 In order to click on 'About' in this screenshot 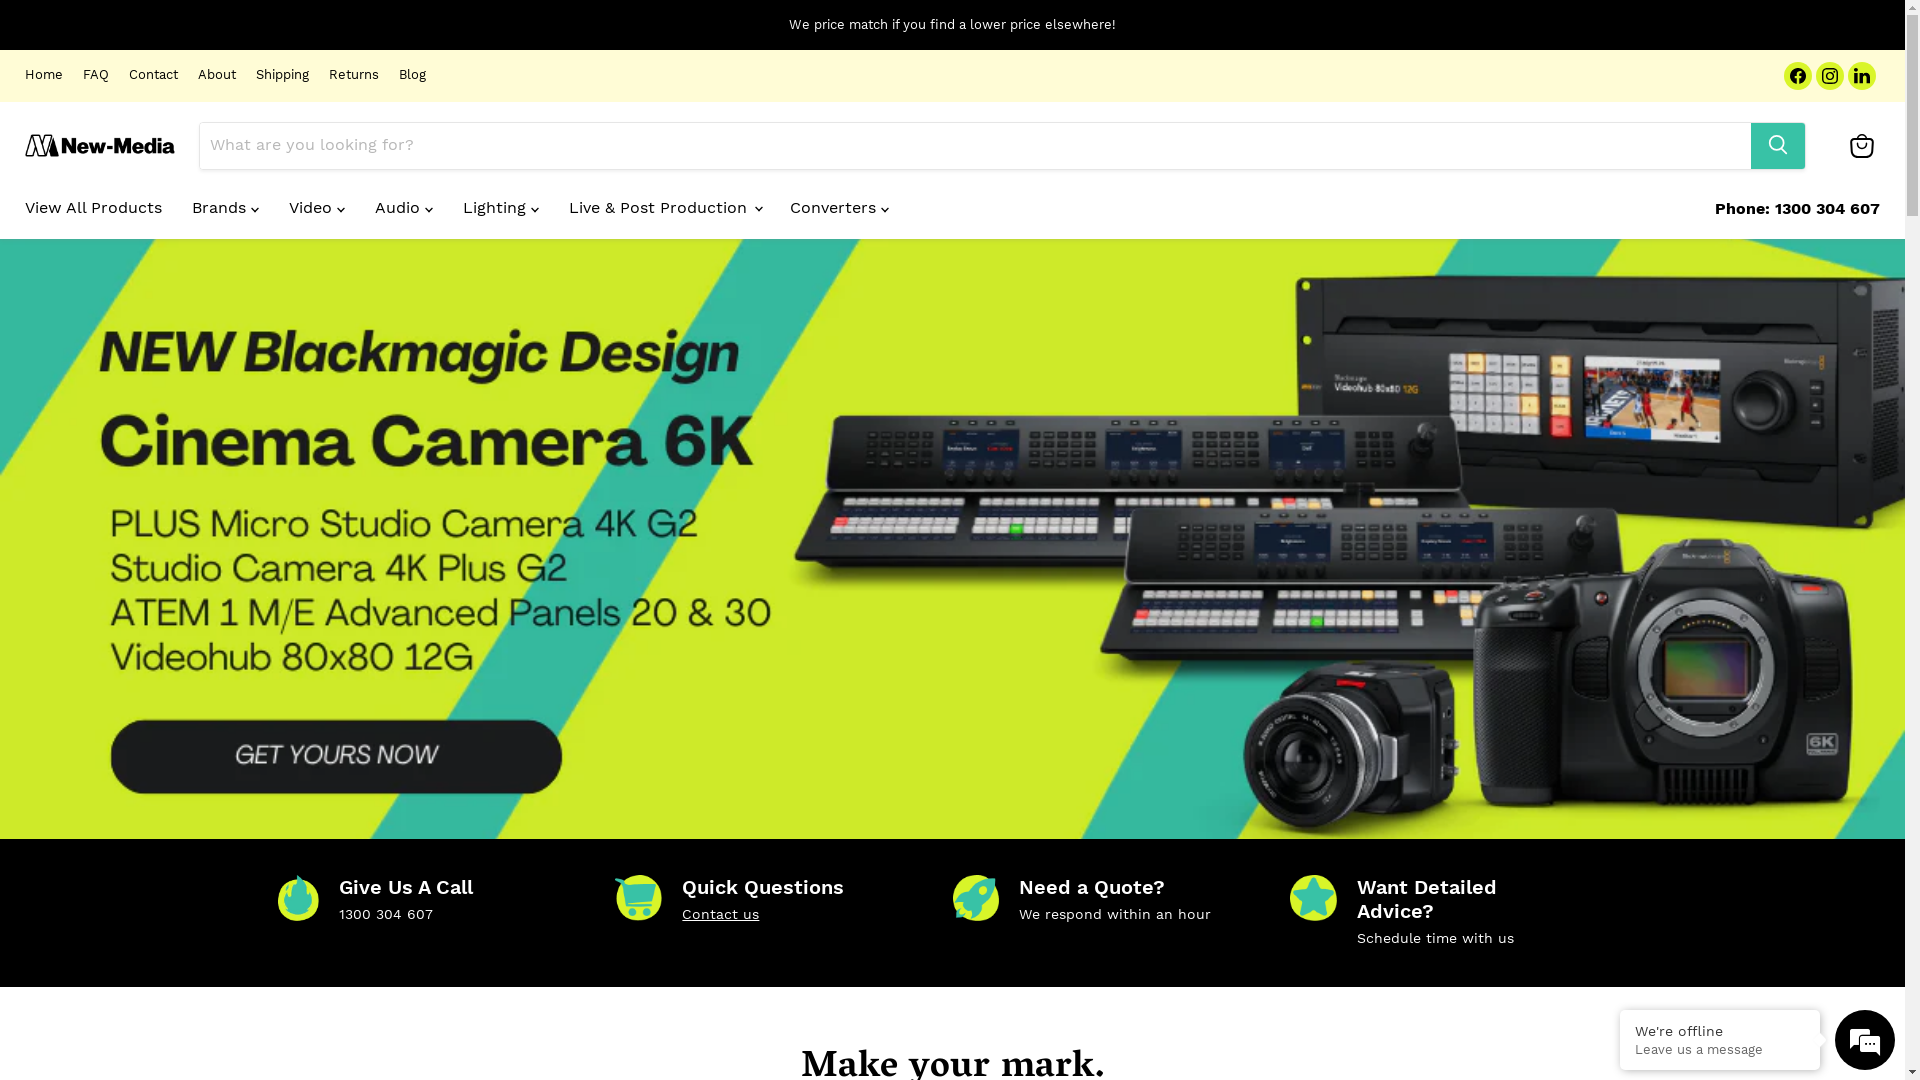, I will do `click(197, 74)`.